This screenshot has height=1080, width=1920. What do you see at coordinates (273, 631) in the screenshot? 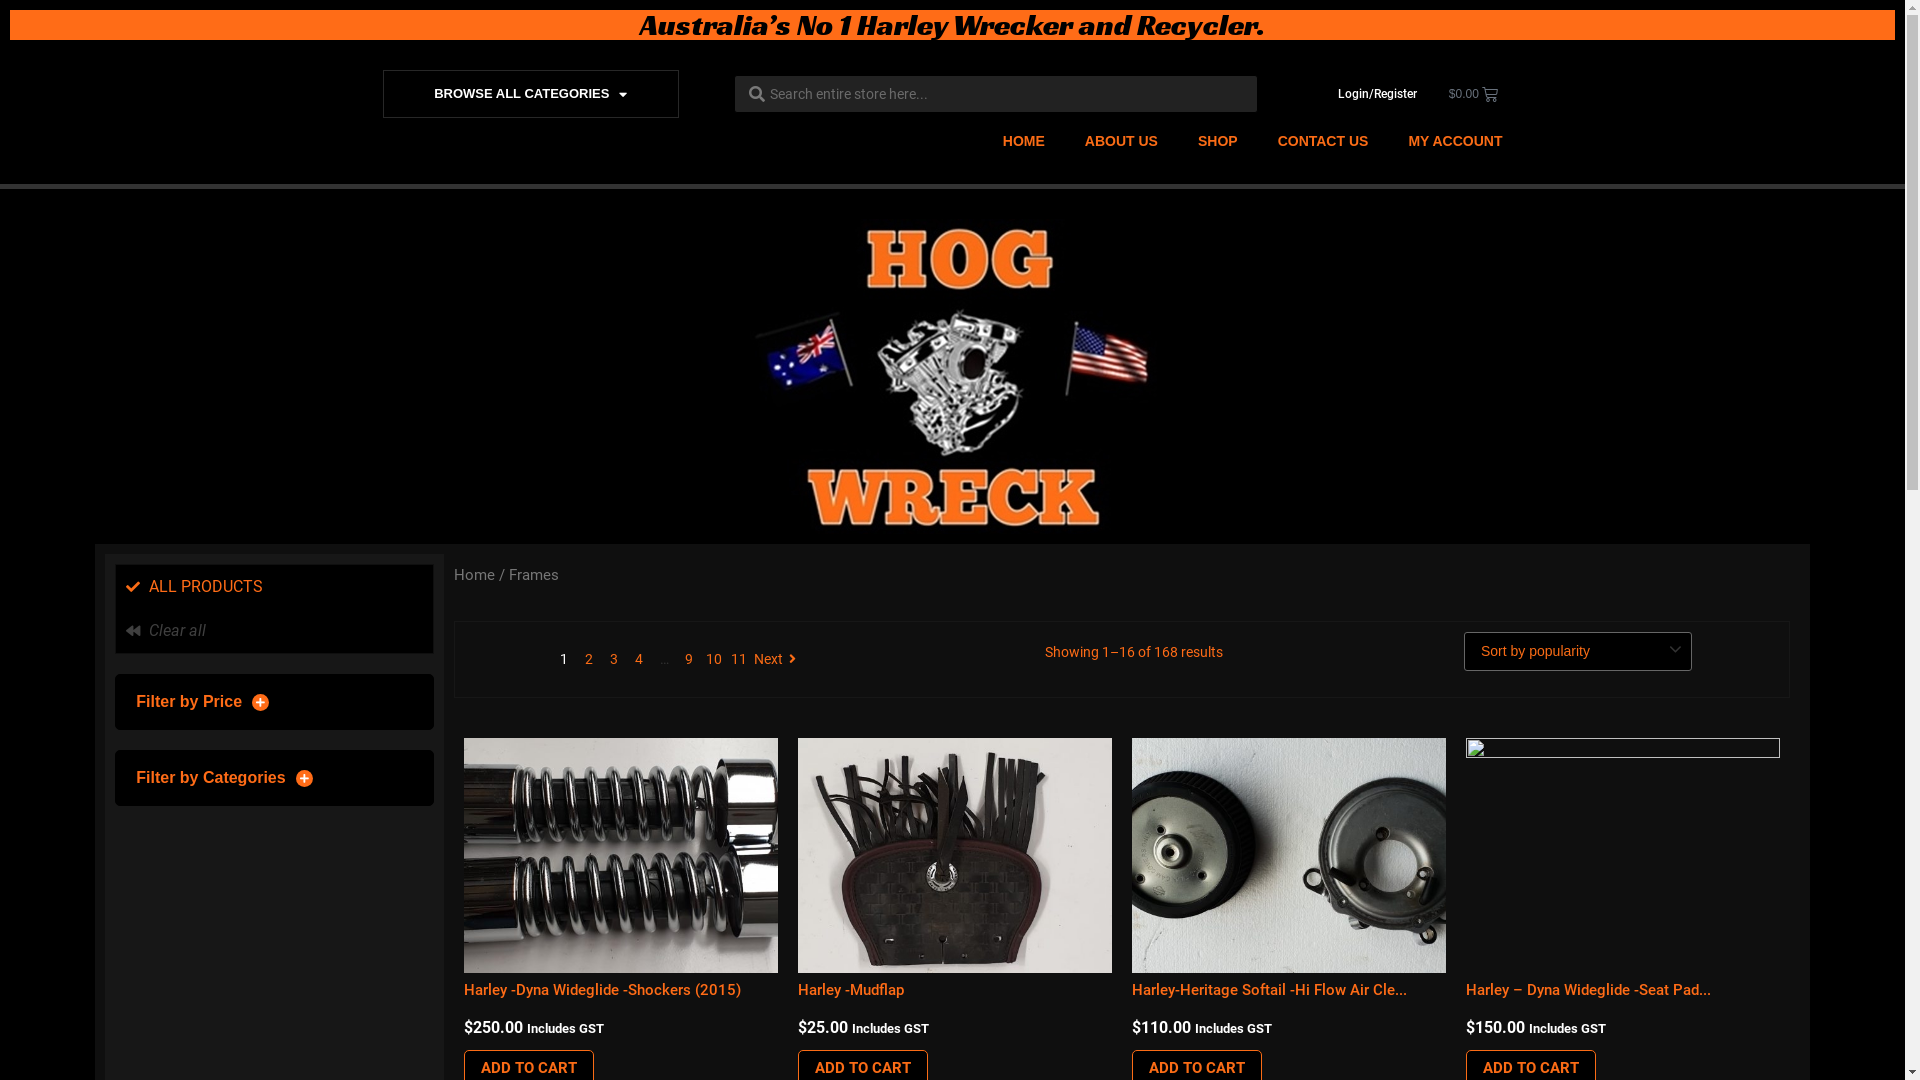
I see `'Clear all'` at bounding box center [273, 631].